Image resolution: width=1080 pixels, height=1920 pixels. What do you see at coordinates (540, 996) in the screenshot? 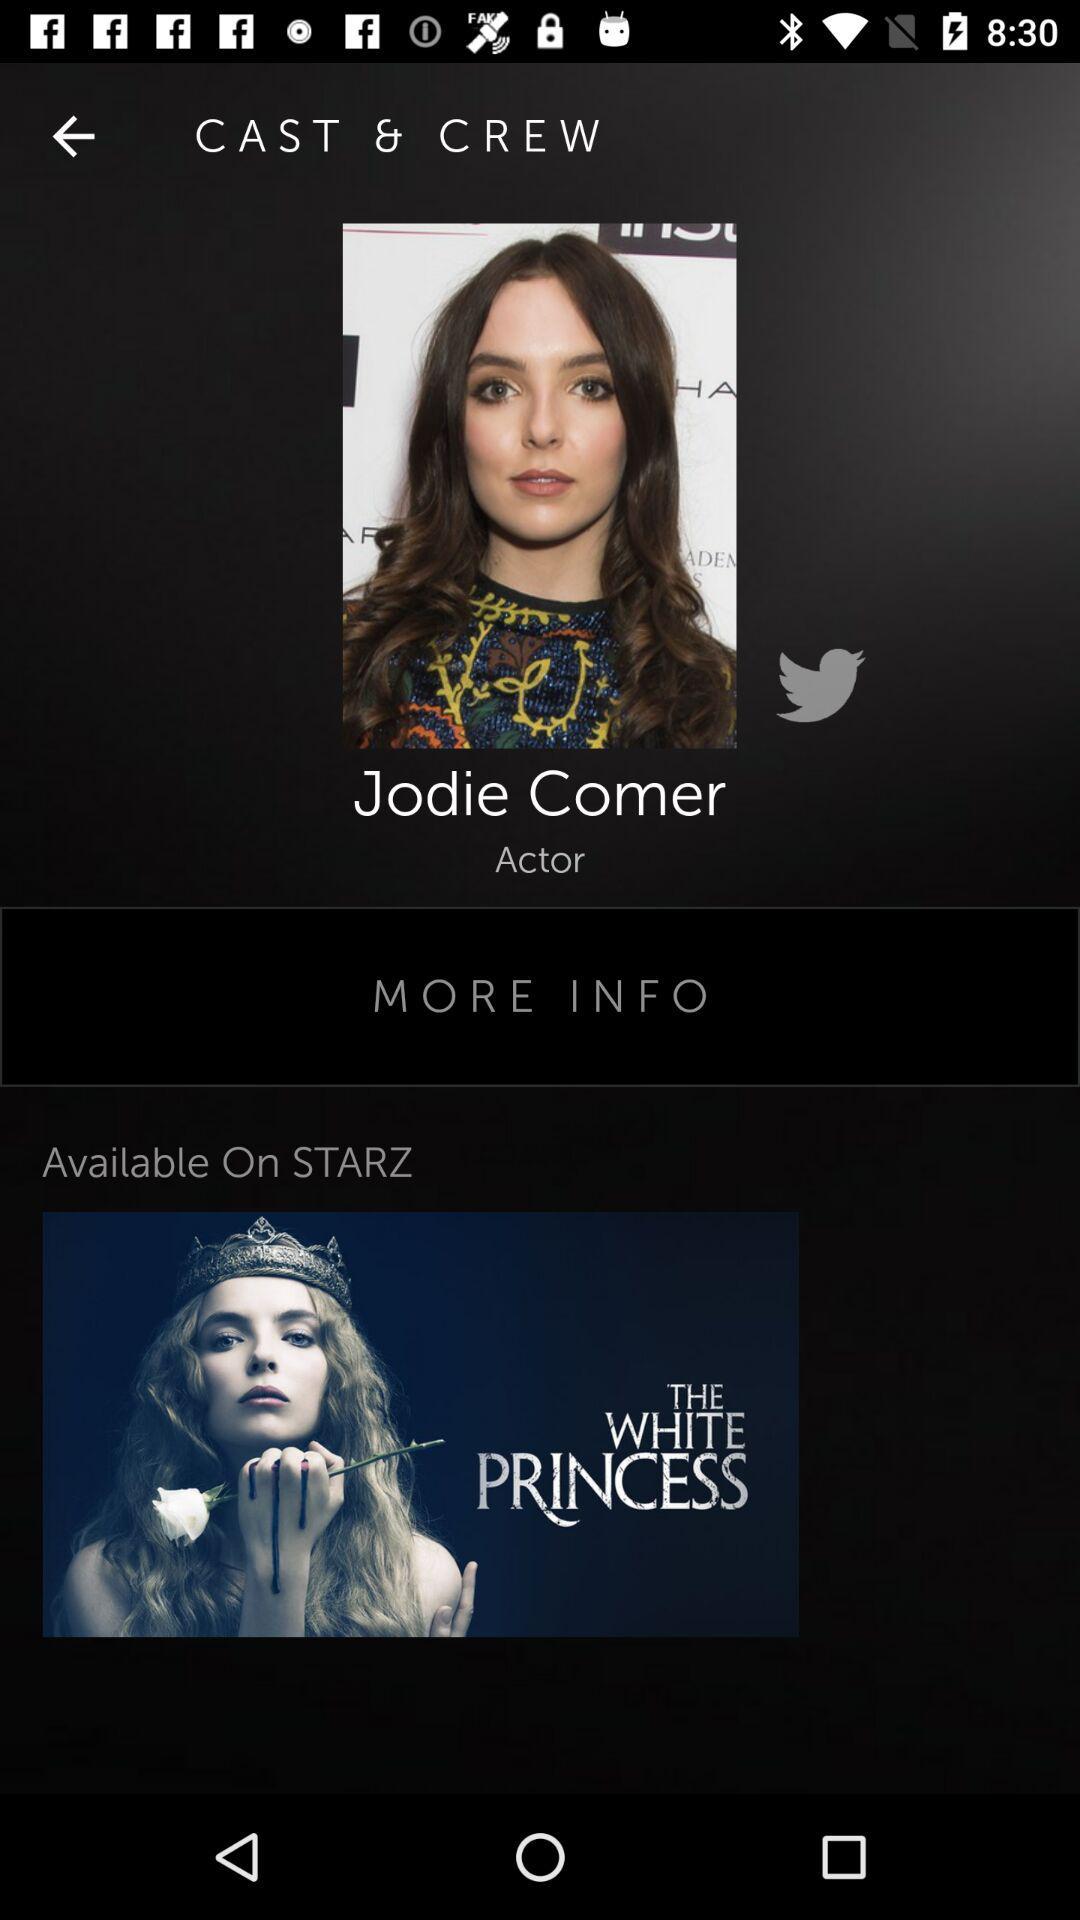
I see `the more info icon` at bounding box center [540, 996].